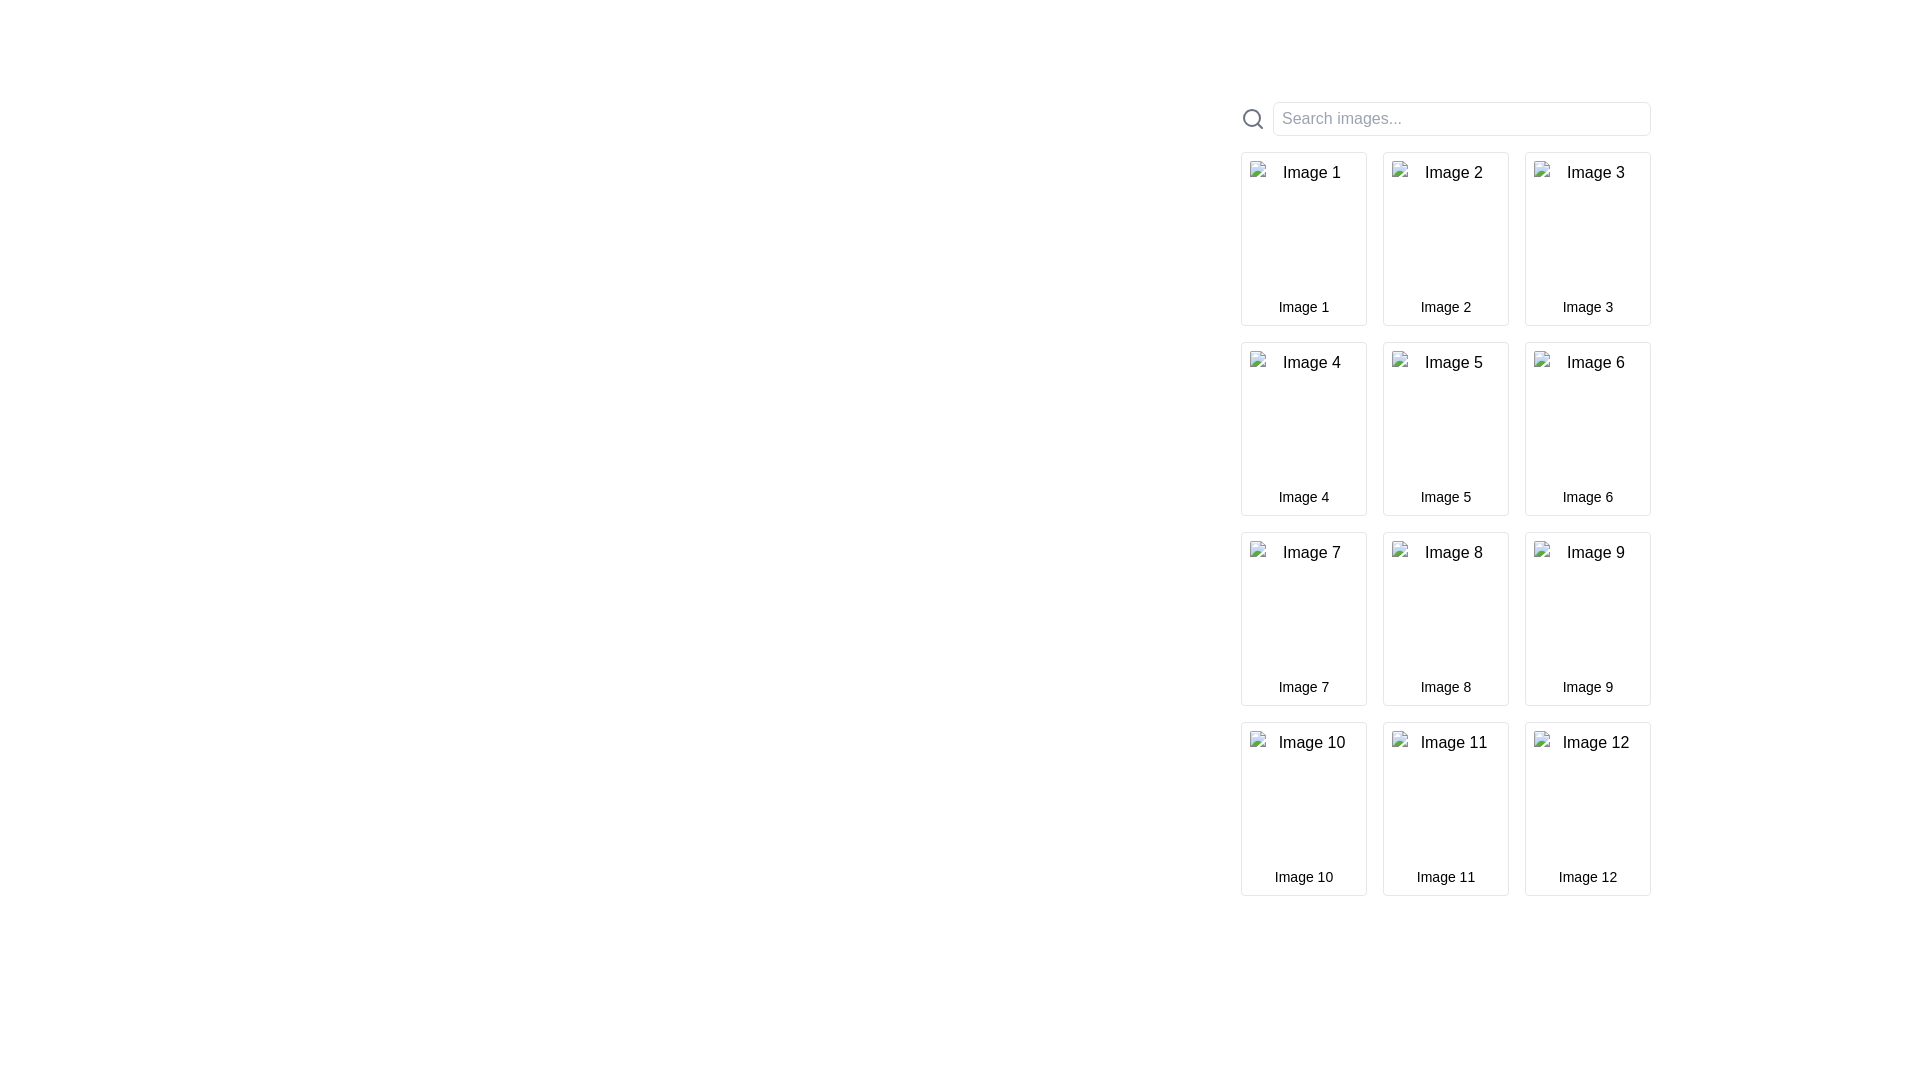 This screenshot has height=1080, width=1920. What do you see at coordinates (1445, 875) in the screenshot?
I see `the text label displaying 'Image 11' located at the bottom of the eleventh card in a grid of image cards` at bounding box center [1445, 875].